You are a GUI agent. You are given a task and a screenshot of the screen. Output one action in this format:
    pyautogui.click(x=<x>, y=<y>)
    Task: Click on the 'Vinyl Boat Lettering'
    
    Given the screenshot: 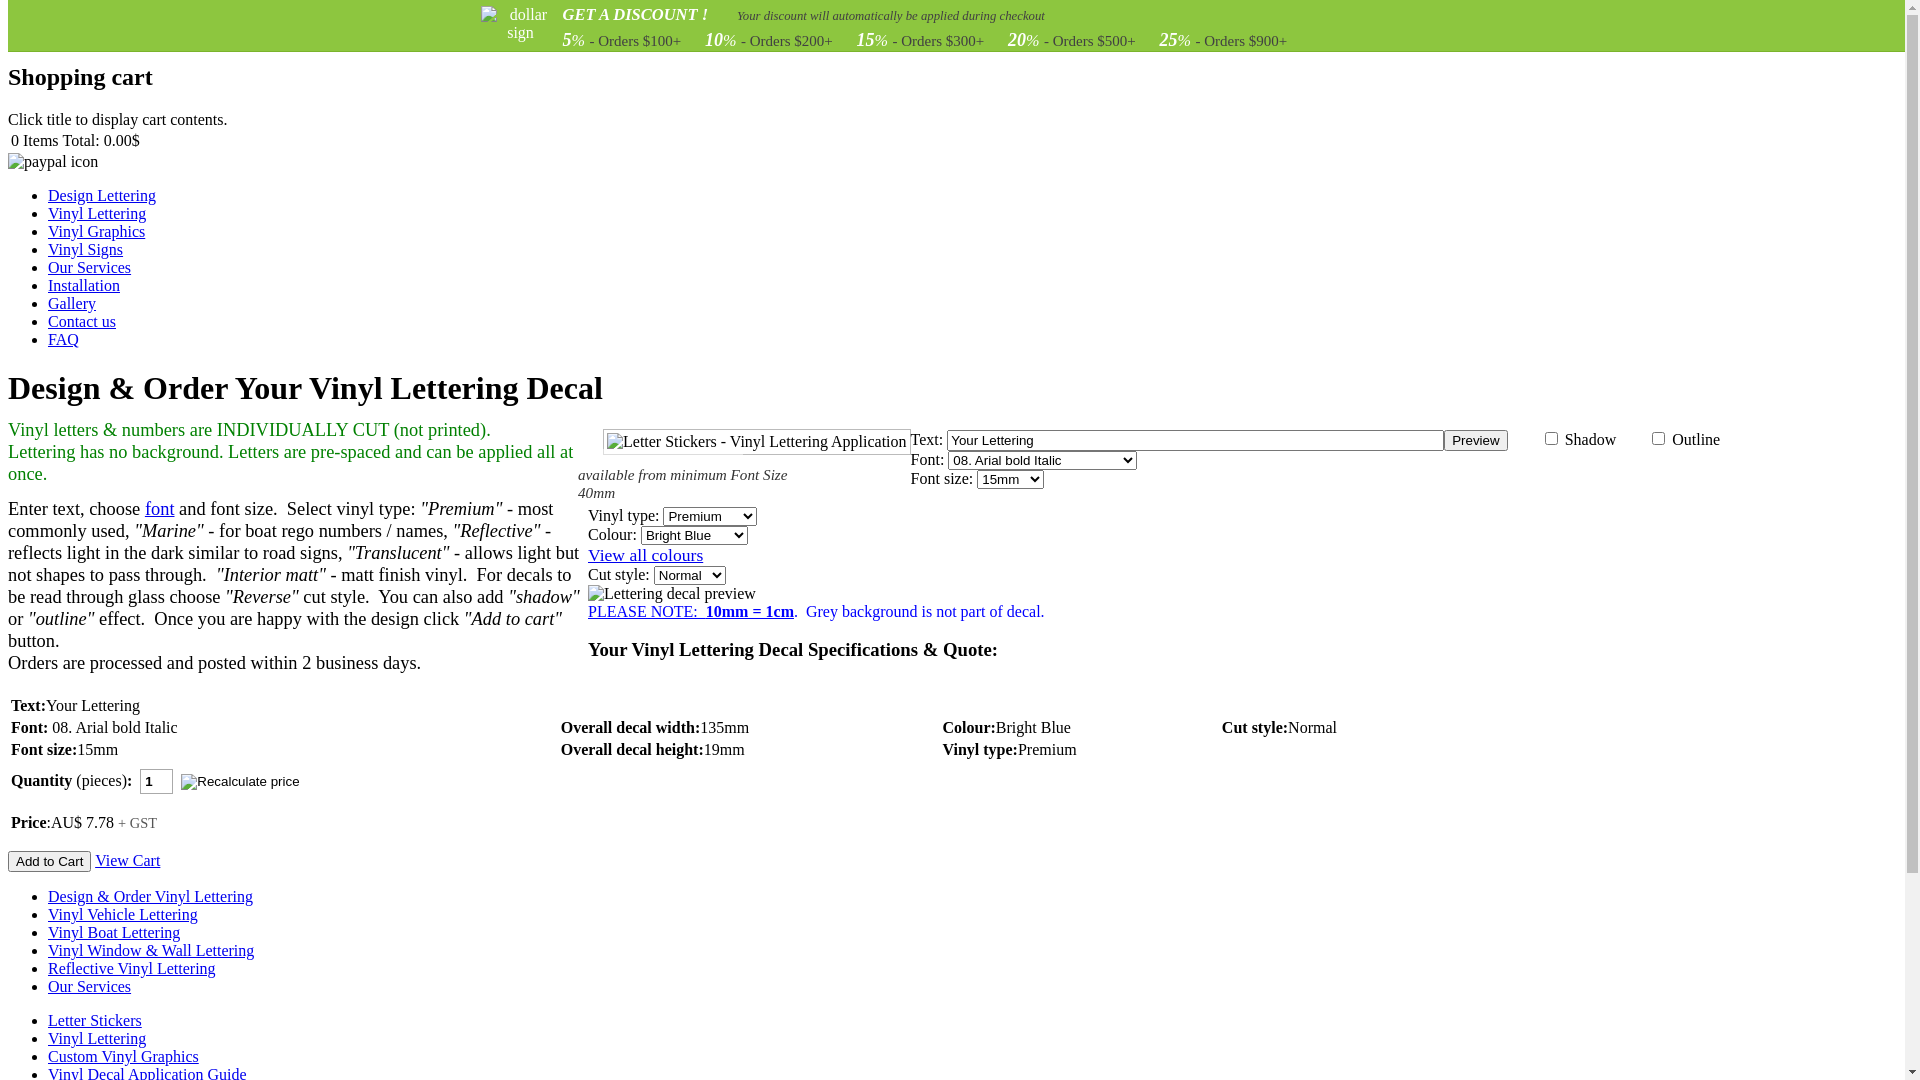 What is the action you would take?
    pyautogui.click(x=113, y=932)
    